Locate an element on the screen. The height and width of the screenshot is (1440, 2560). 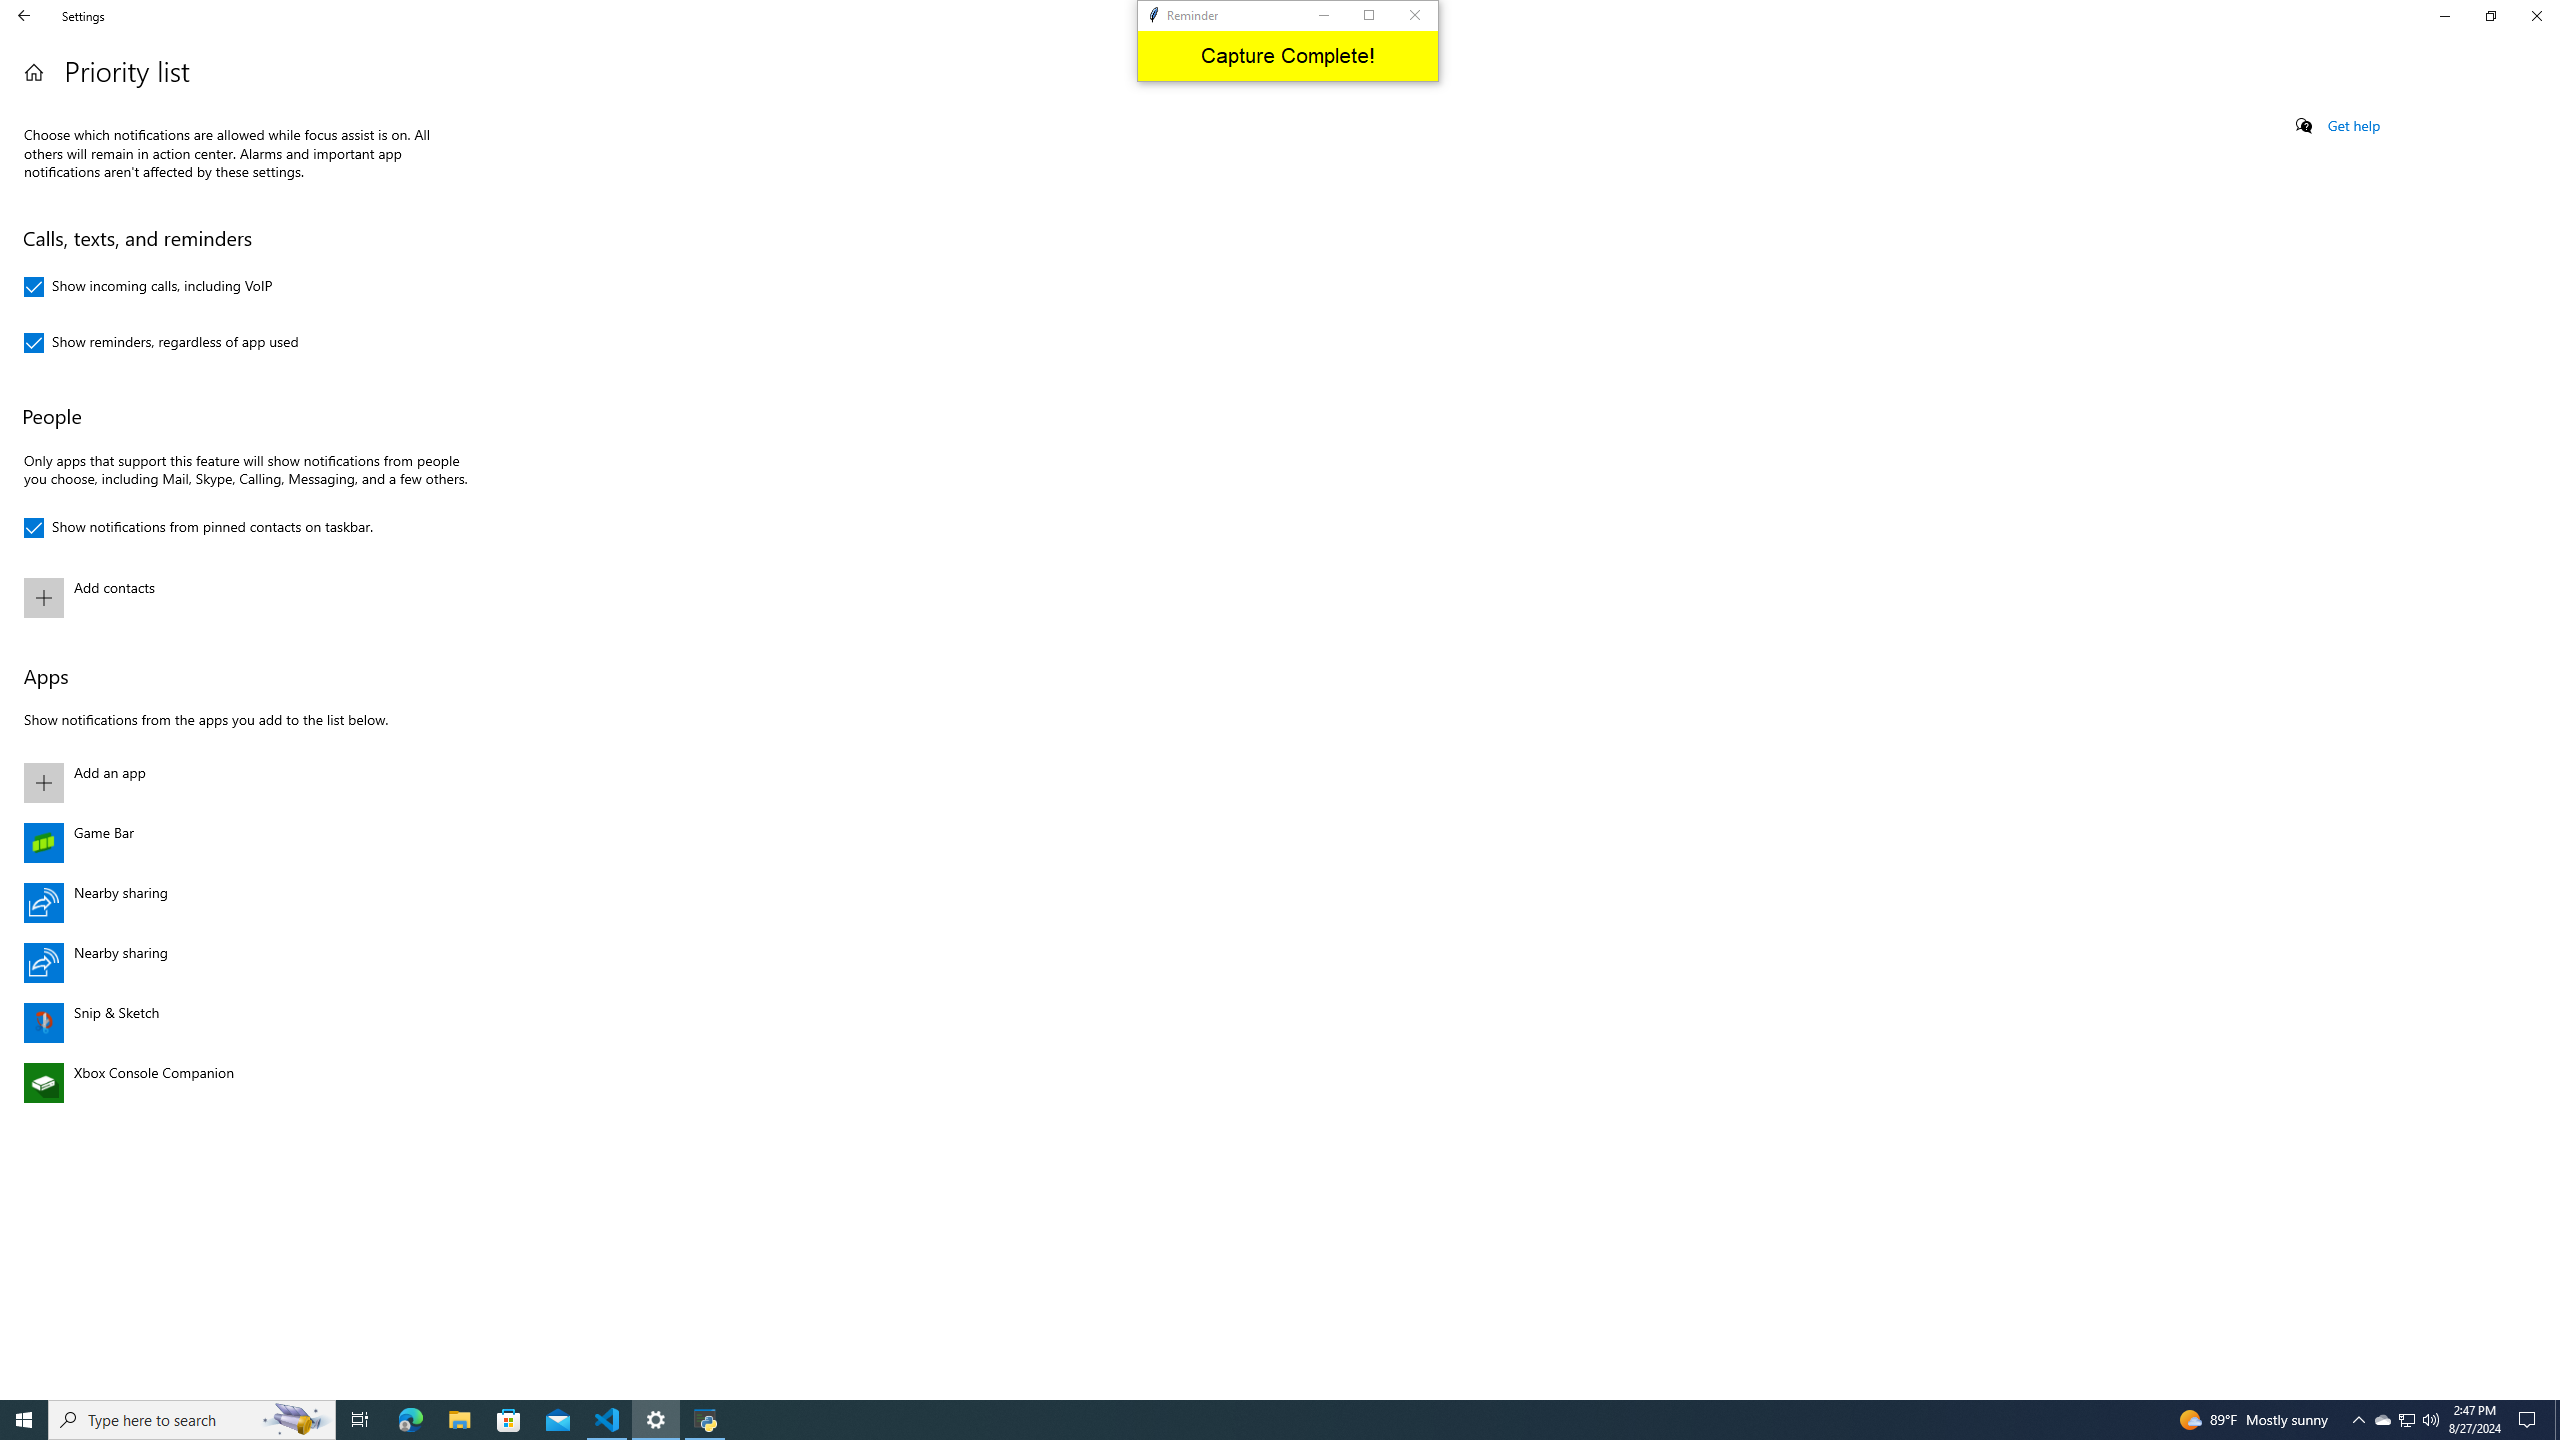
'Xbox Console Companion' is located at coordinates (240, 1081).